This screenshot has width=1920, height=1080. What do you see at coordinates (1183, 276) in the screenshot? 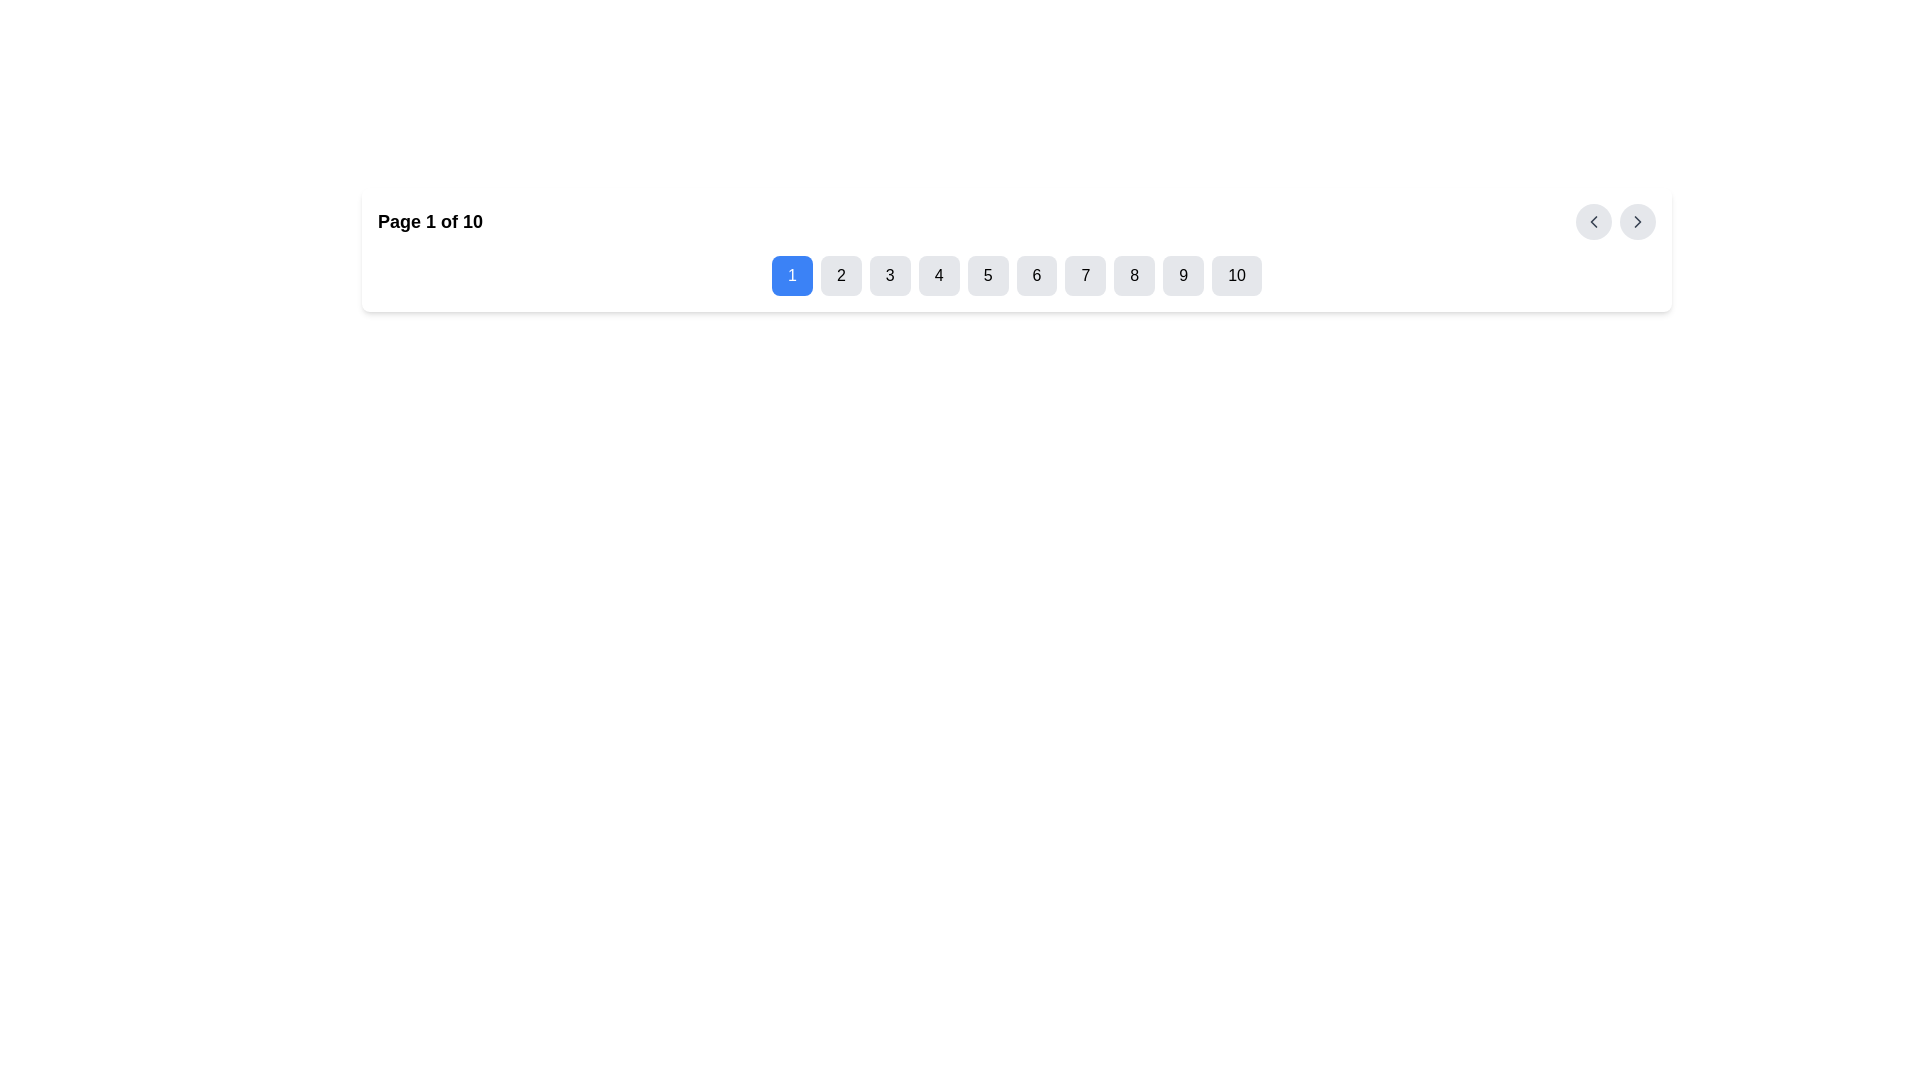
I see `the button labeled '9' with a light gray background` at bounding box center [1183, 276].